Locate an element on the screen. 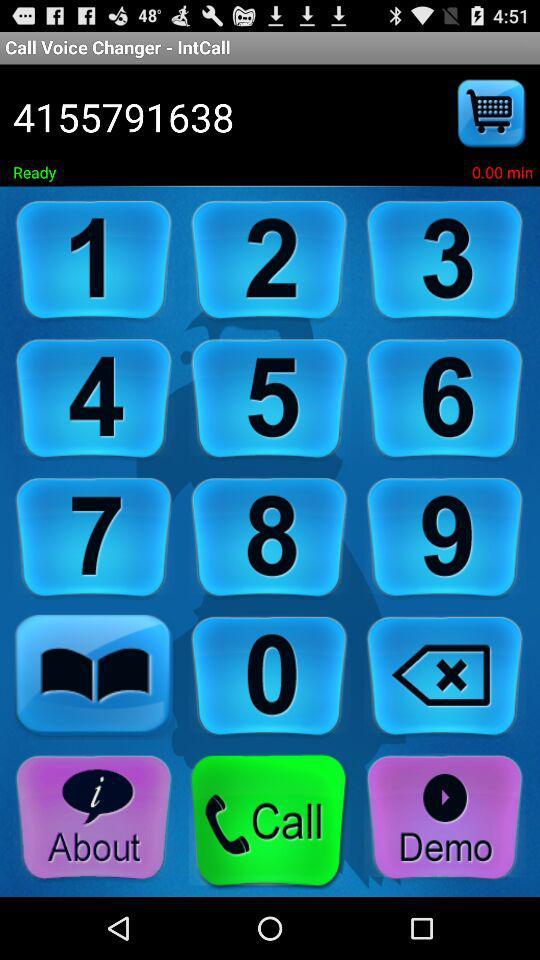 The image size is (540, 960). information screen is located at coordinates (93, 818).